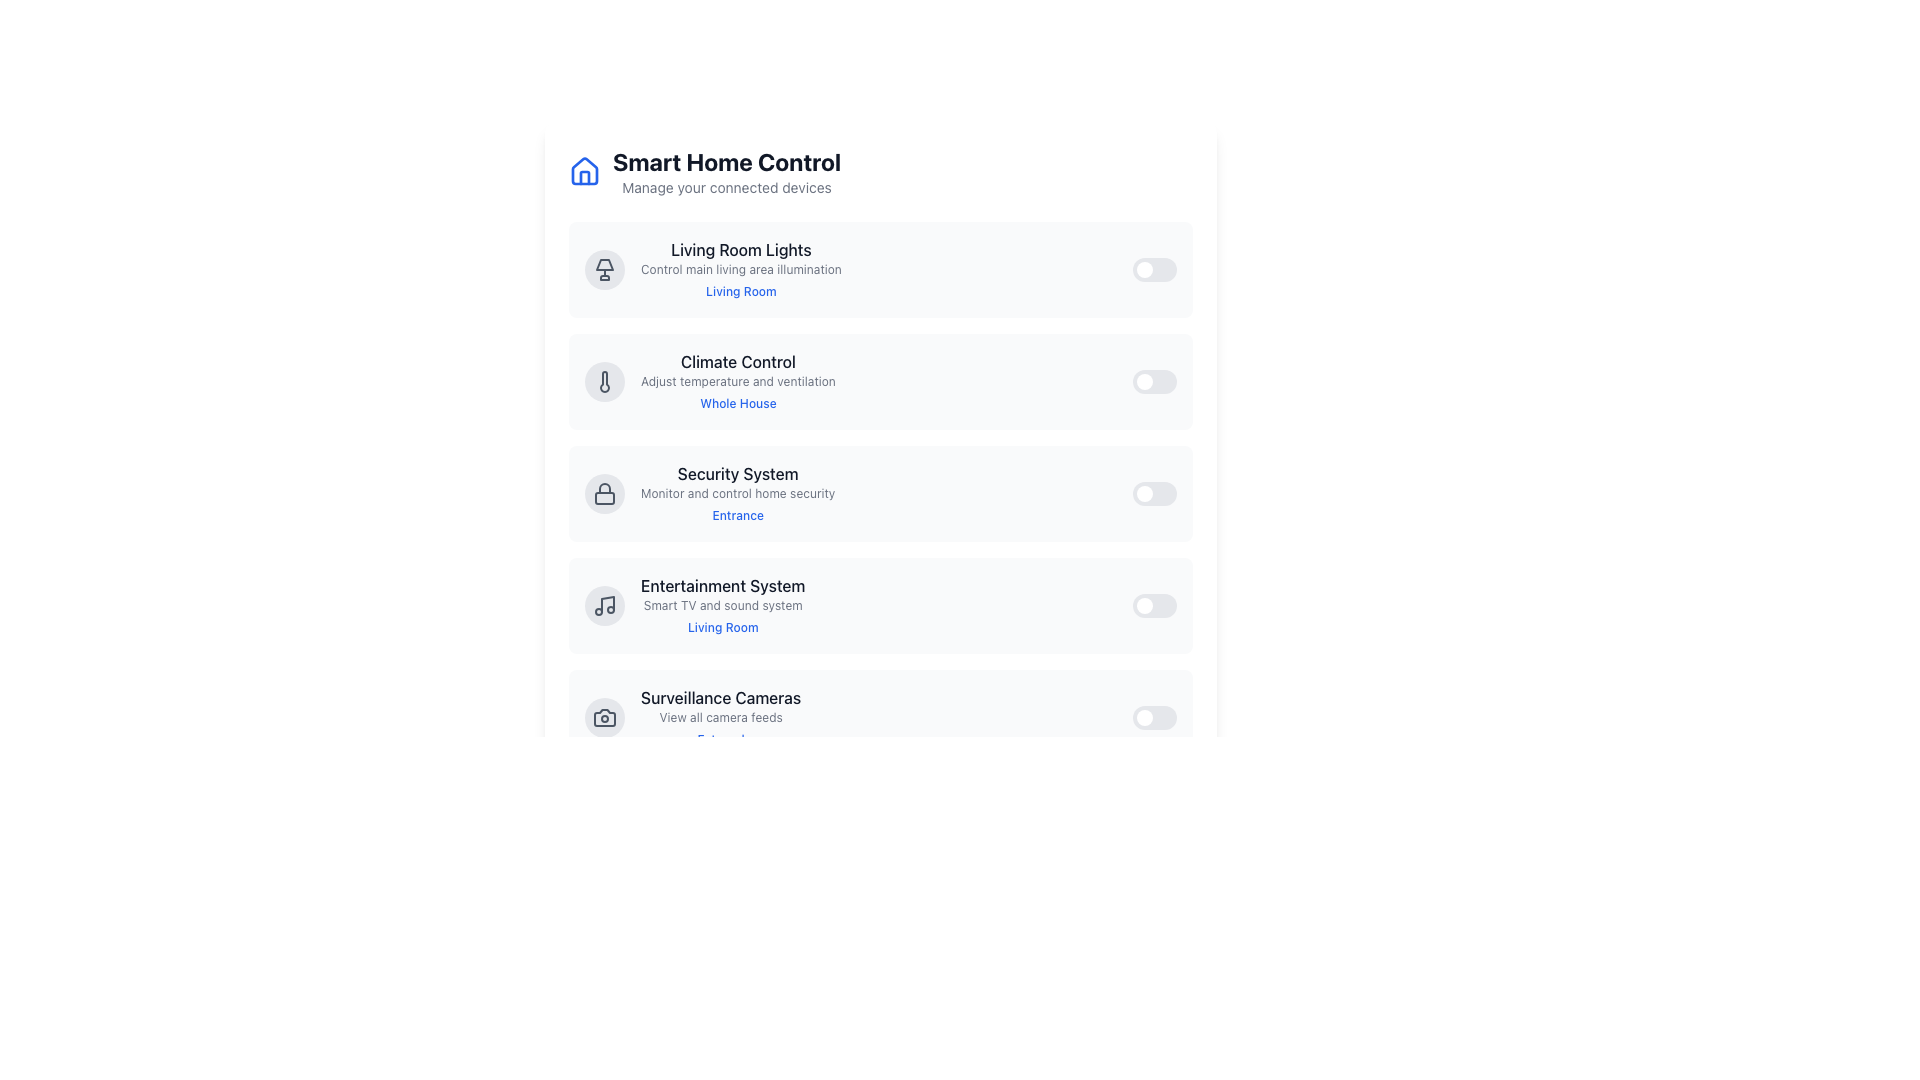  Describe the element at coordinates (603, 493) in the screenshot. I see `the lock icon, which is a security graphic symbol located in the middle-left area of the 'Security System' list item` at that location.